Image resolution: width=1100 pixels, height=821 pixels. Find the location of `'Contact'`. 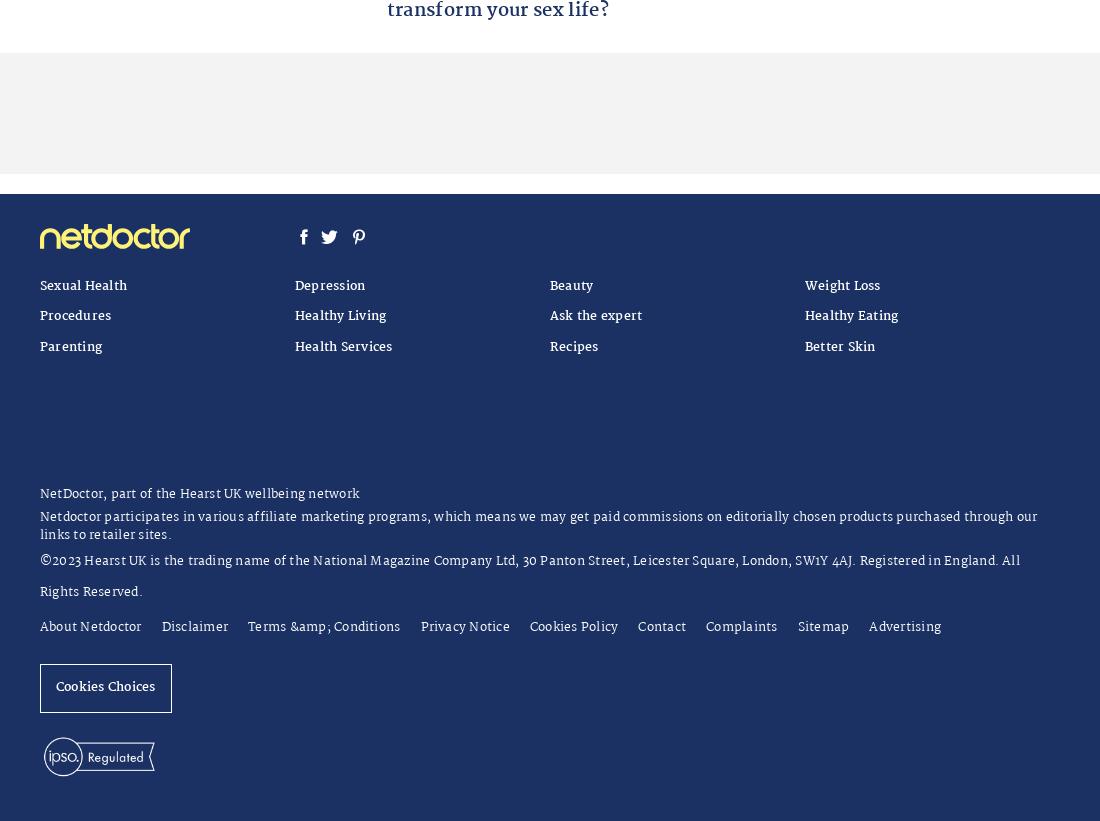

'Contact' is located at coordinates (661, 627).